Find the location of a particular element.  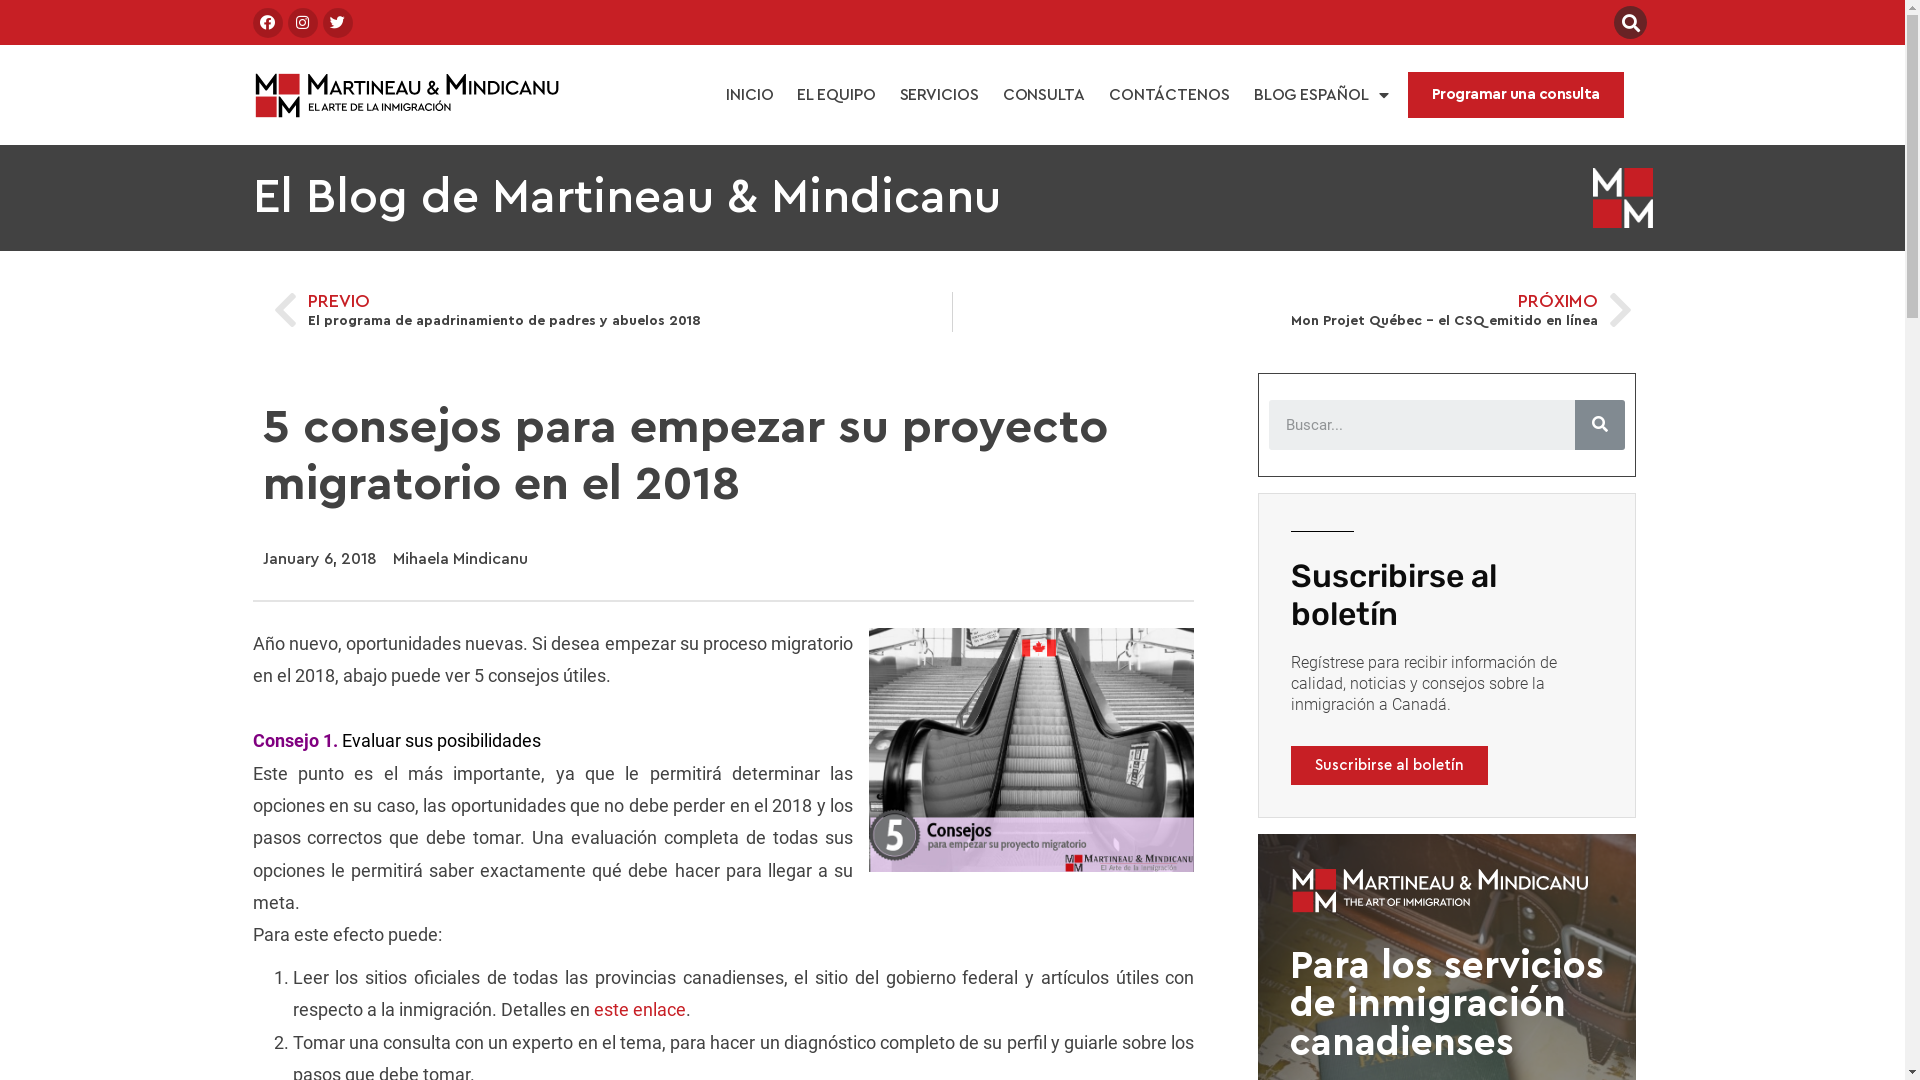

'CONSULTA' is located at coordinates (990, 95).